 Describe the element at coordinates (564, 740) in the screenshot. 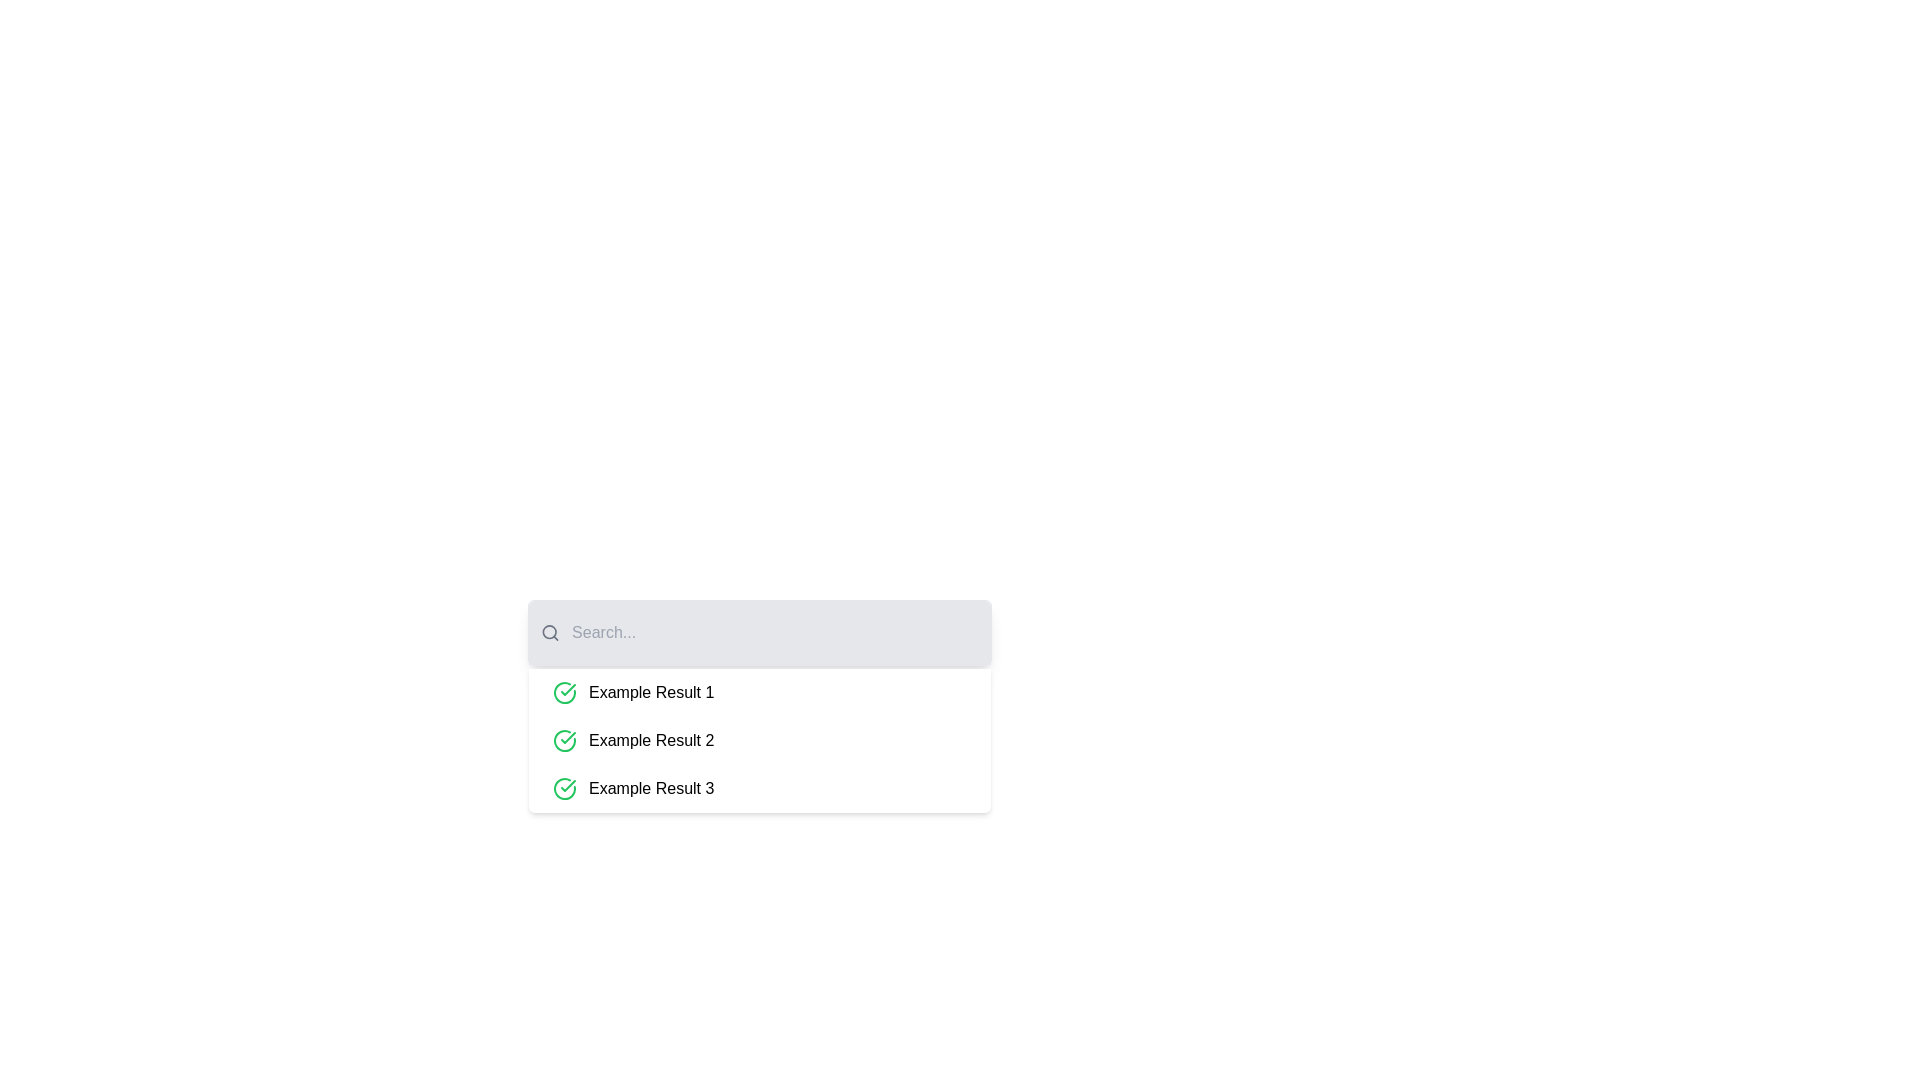

I see `the green circular checkmark icon located to the left of the text 'Example Result 2' for additional options` at that location.